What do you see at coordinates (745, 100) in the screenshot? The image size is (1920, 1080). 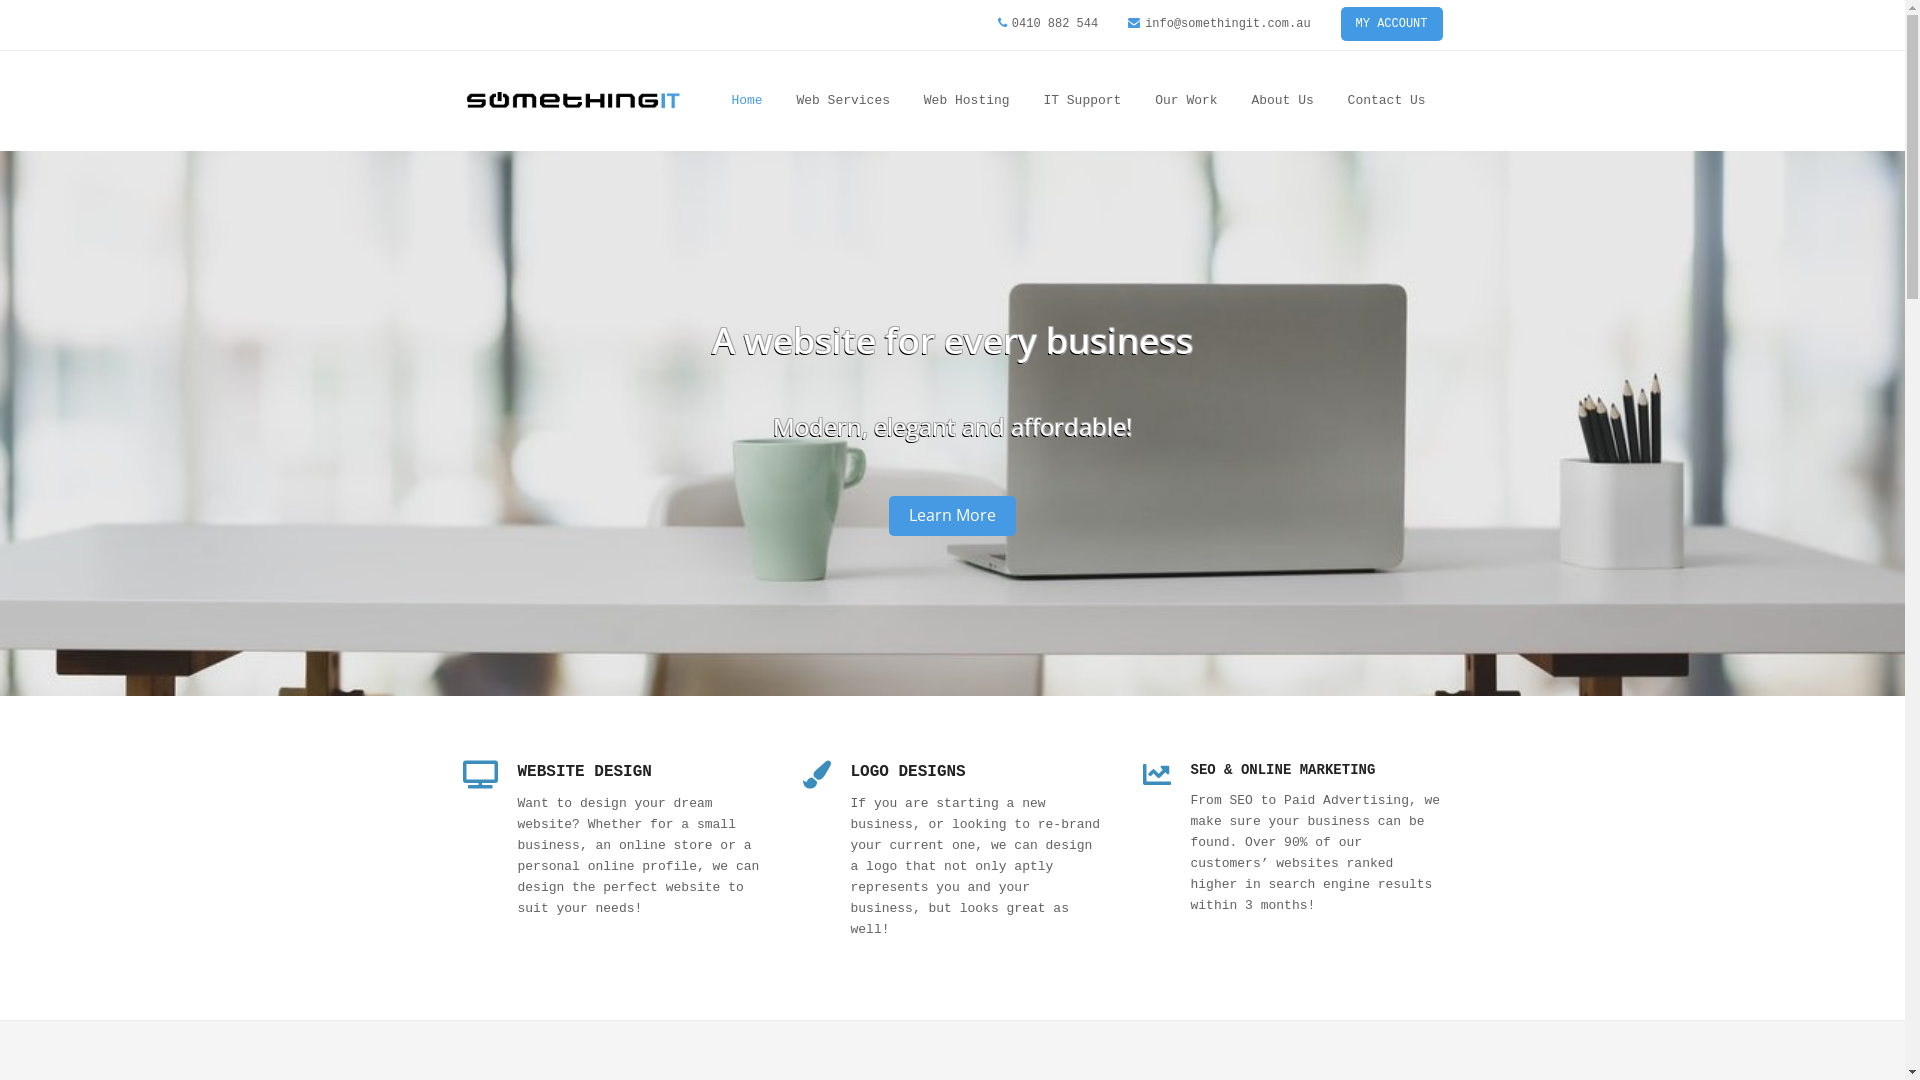 I see `'Home'` at bounding box center [745, 100].